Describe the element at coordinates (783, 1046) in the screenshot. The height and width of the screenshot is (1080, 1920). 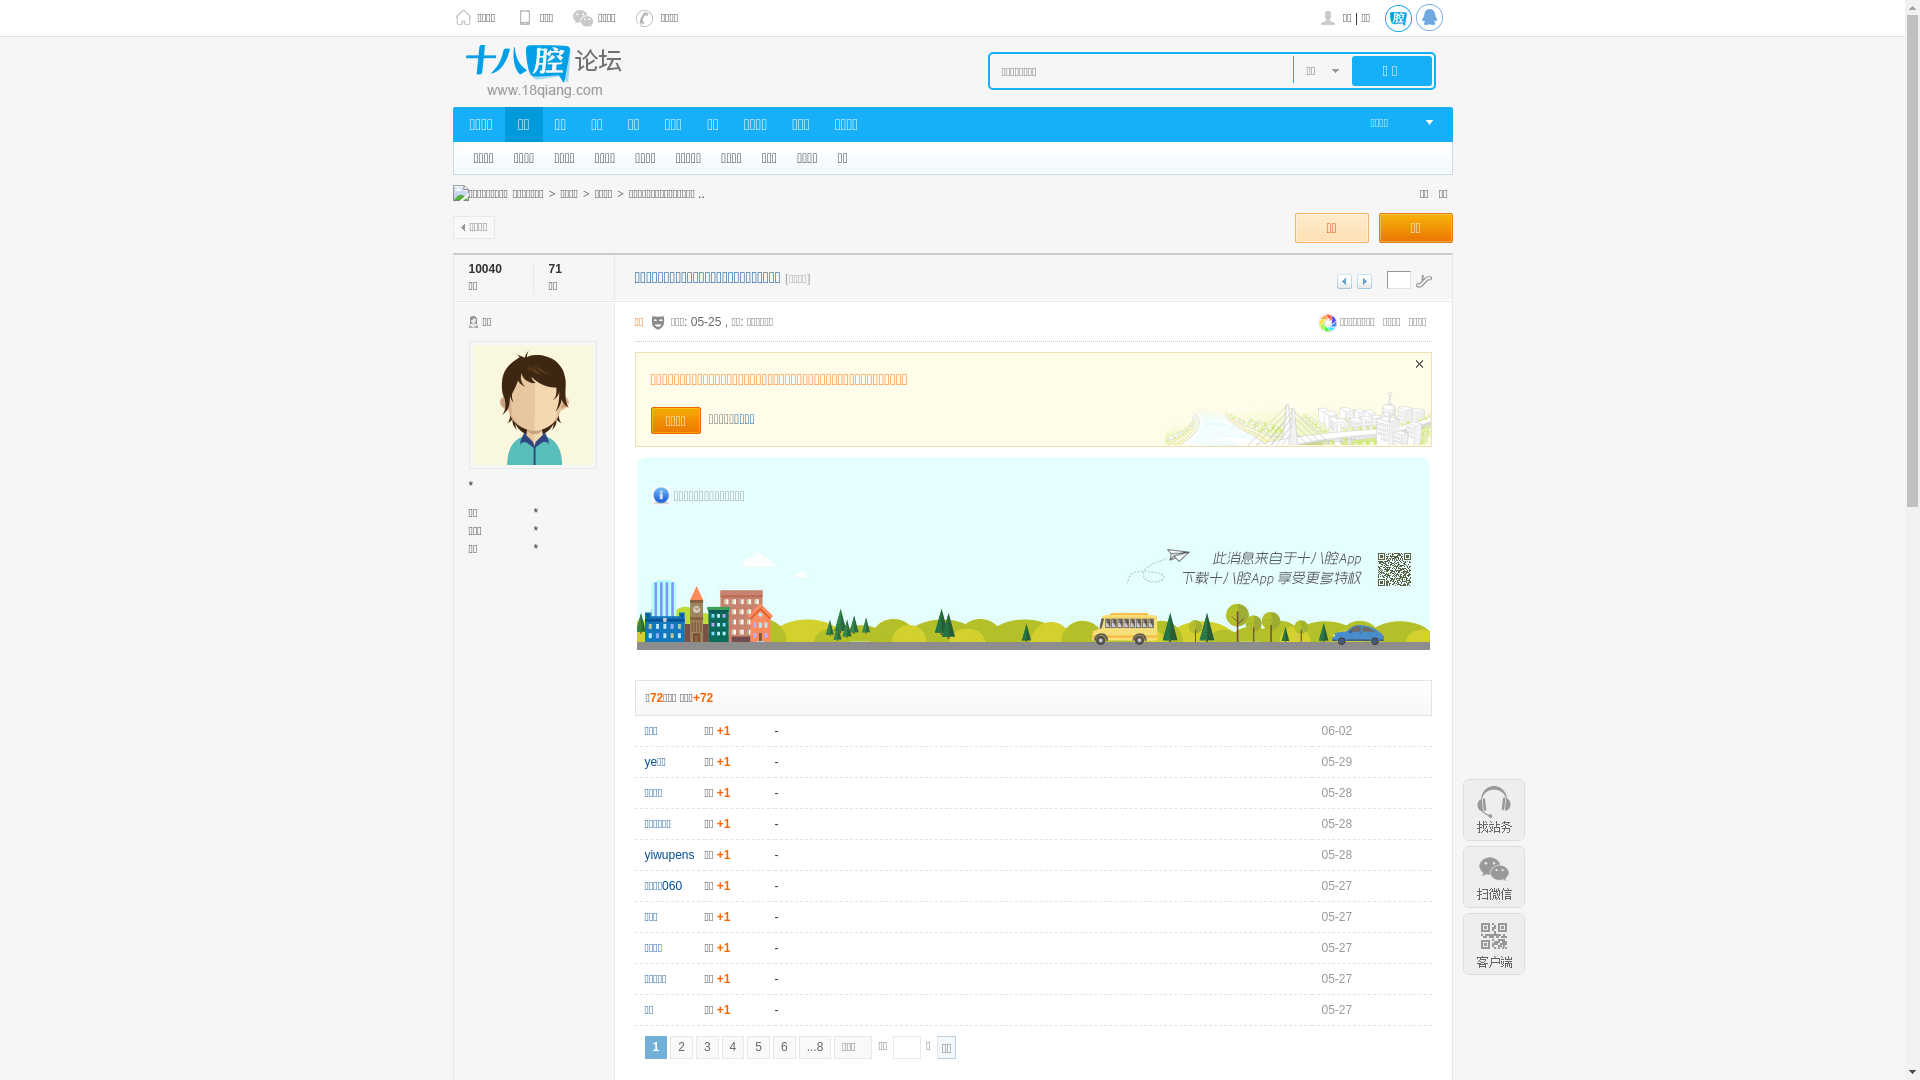
I see `'6'` at that location.